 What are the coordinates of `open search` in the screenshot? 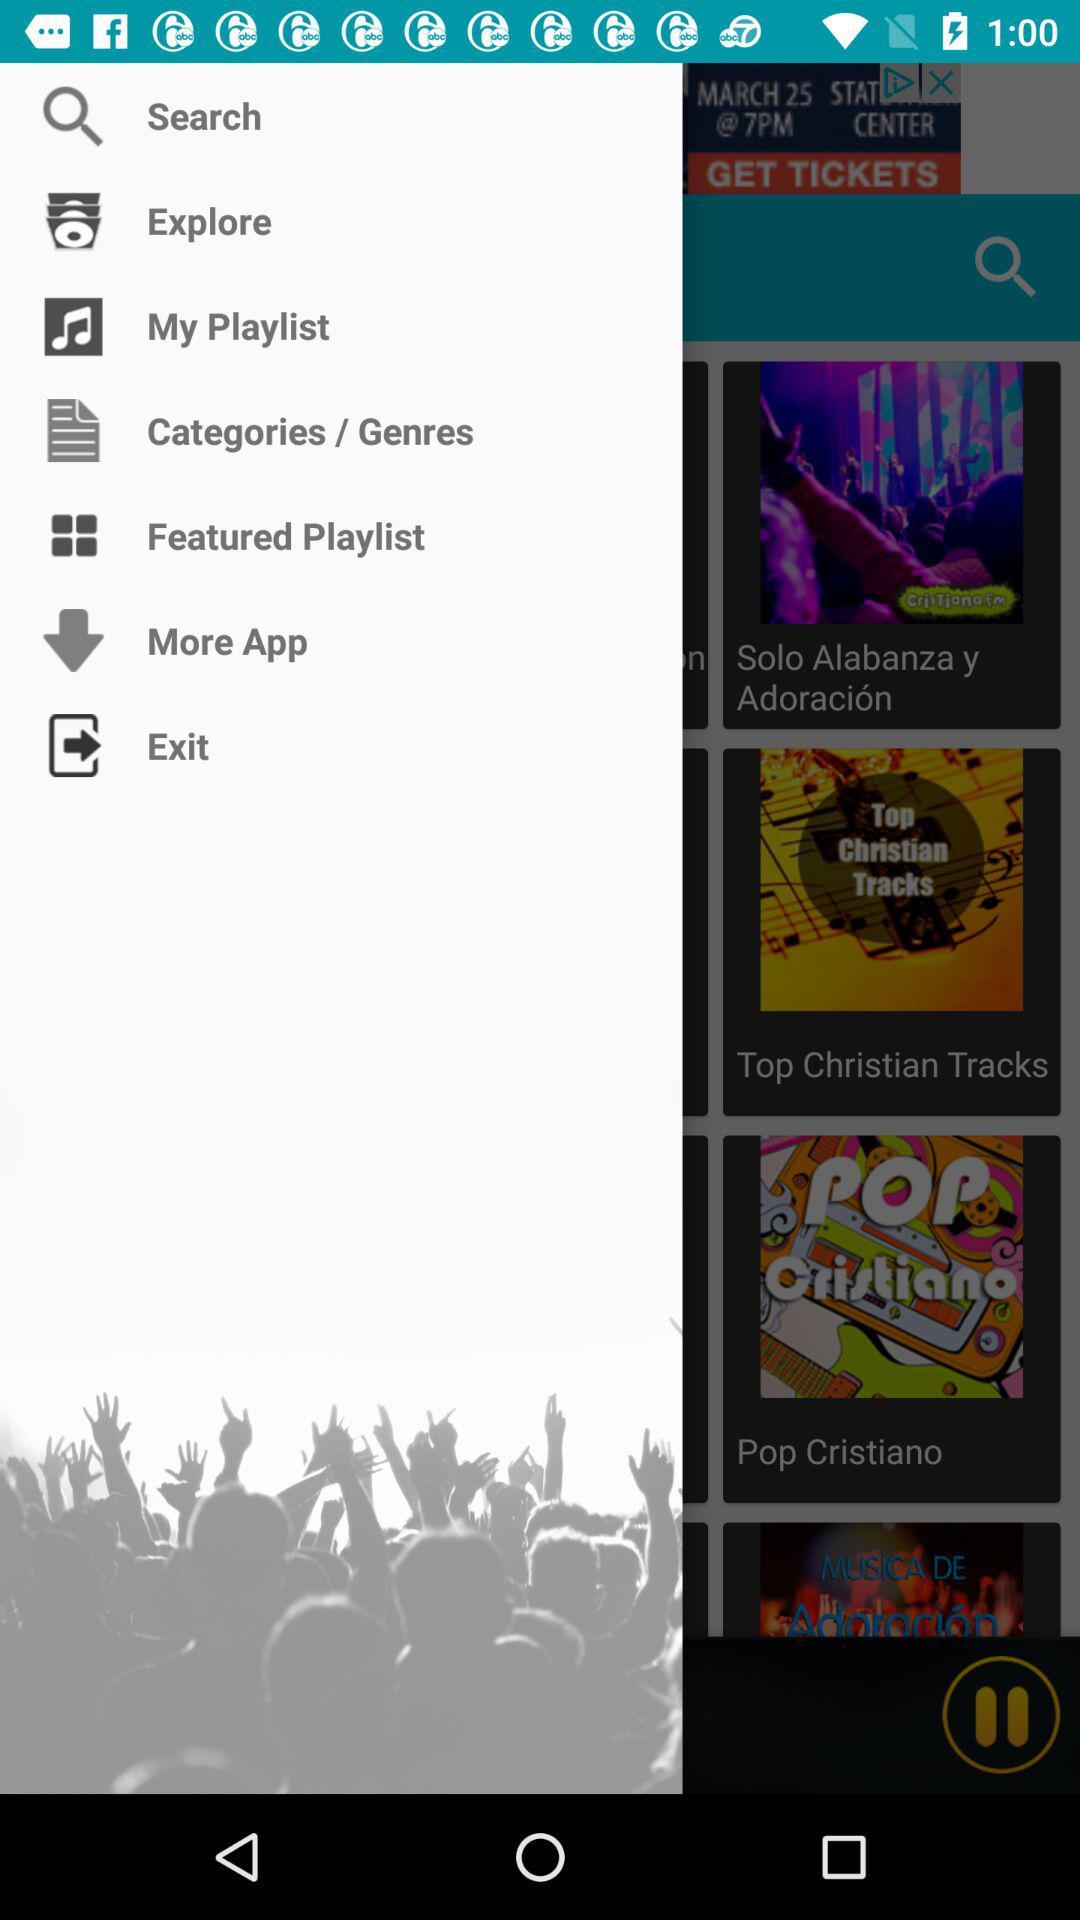 It's located at (540, 127).